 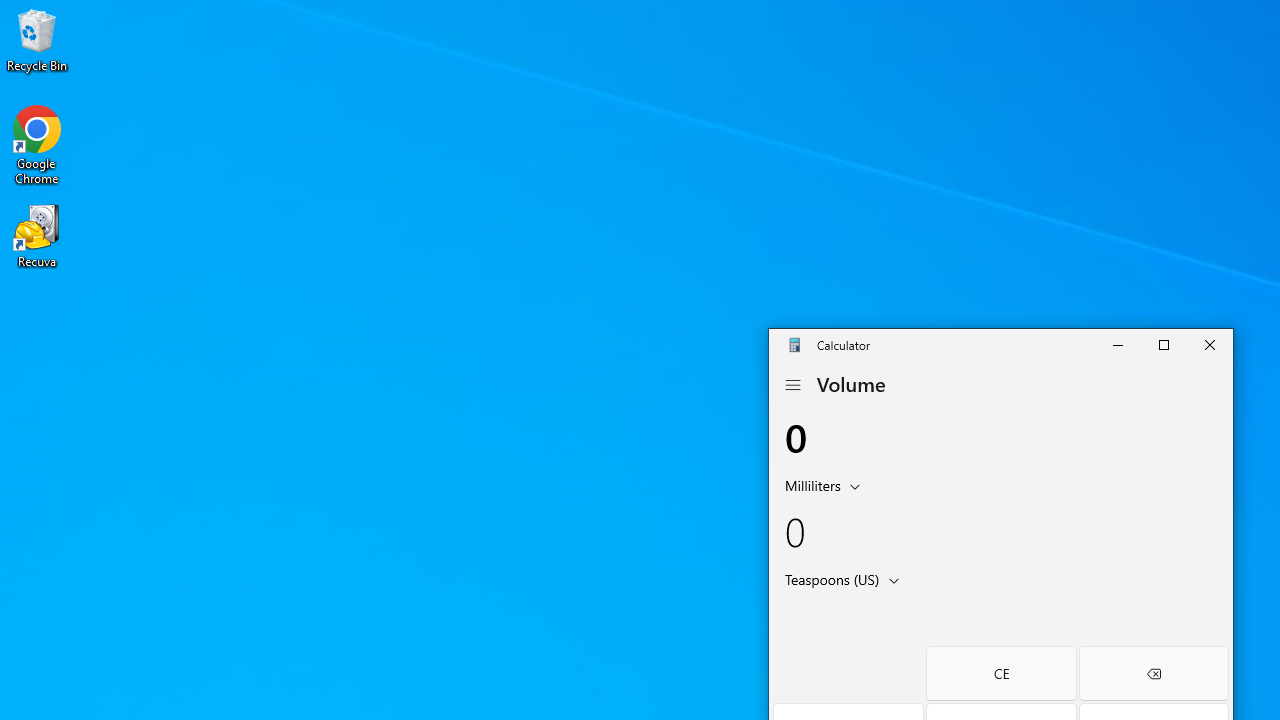 What do you see at coordinates (846, 578) in the screenshot?
I see `'Output unit'` at bounding box center [846, 578].